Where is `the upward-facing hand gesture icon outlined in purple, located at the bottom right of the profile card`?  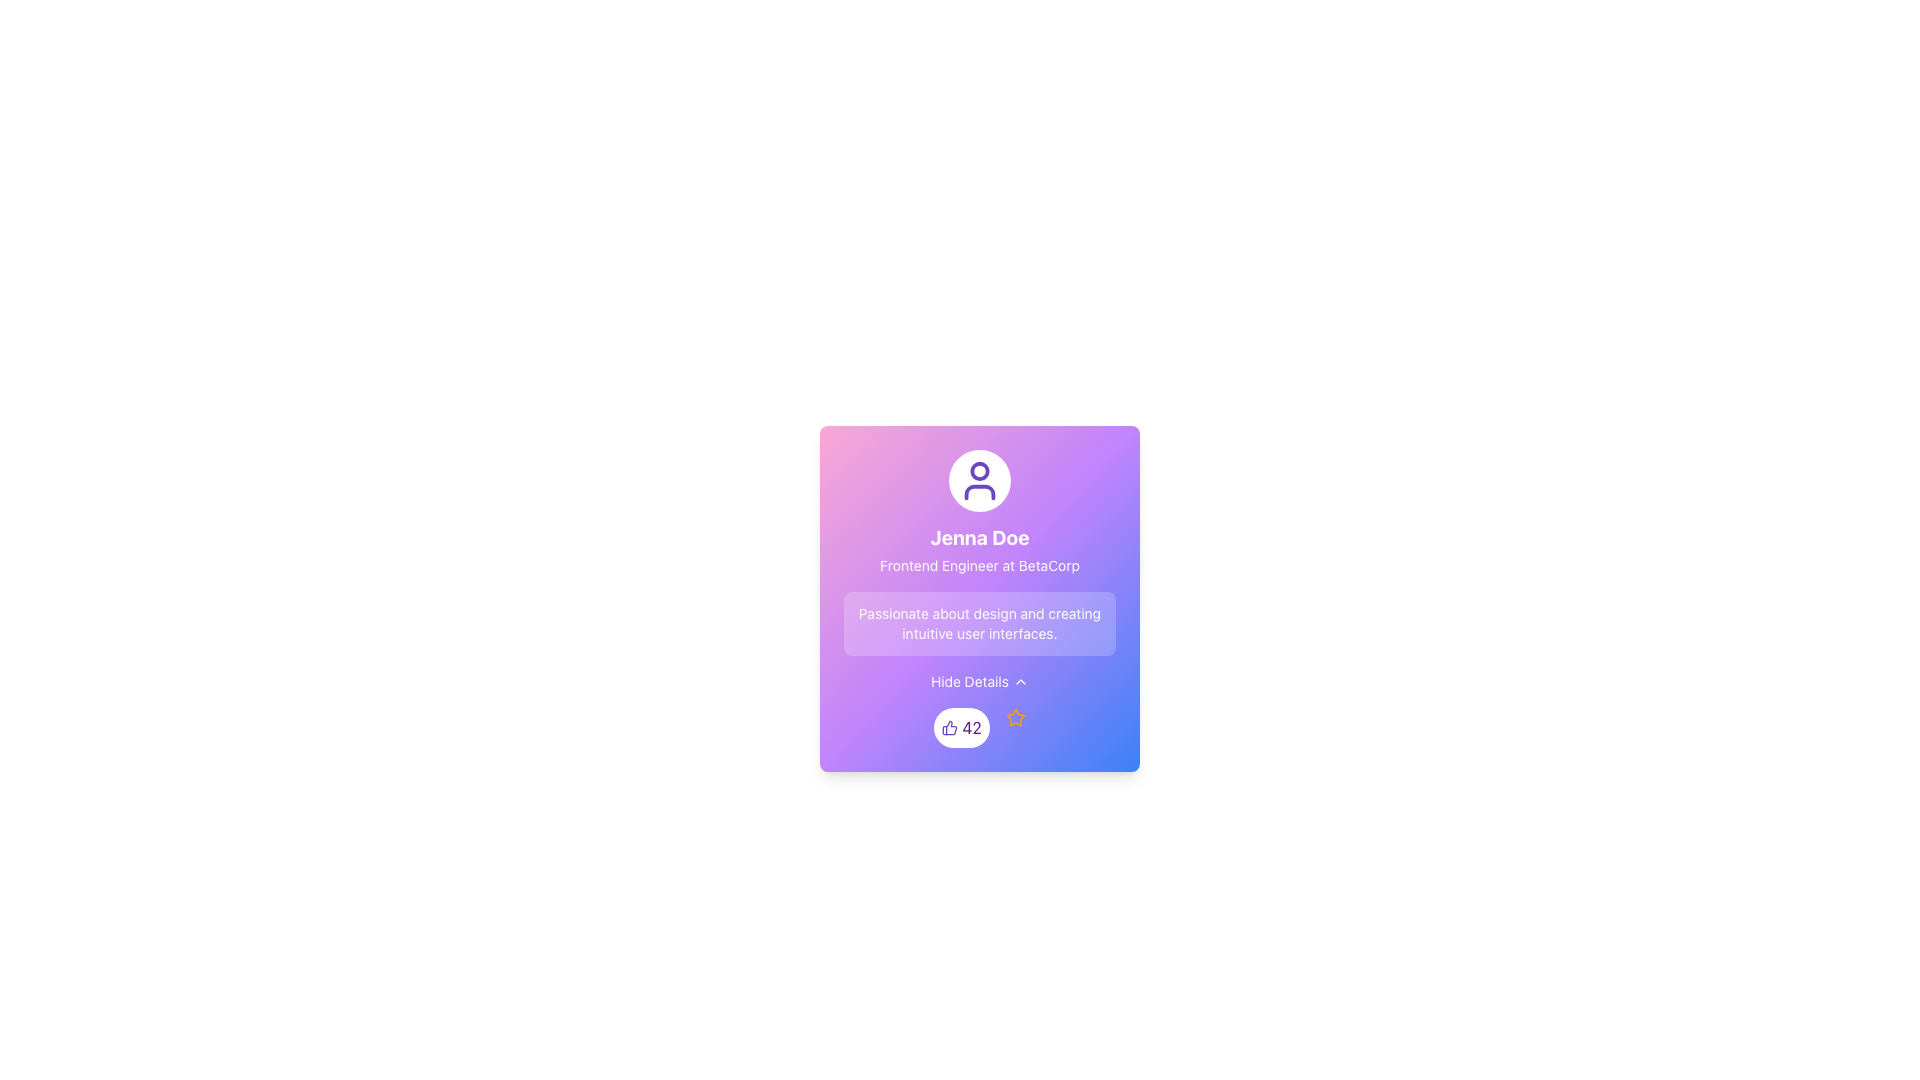 the upward-facing hand gesture icon outlined in purple, located at the bottom right of the profile card is located at coordinates (949, 728).